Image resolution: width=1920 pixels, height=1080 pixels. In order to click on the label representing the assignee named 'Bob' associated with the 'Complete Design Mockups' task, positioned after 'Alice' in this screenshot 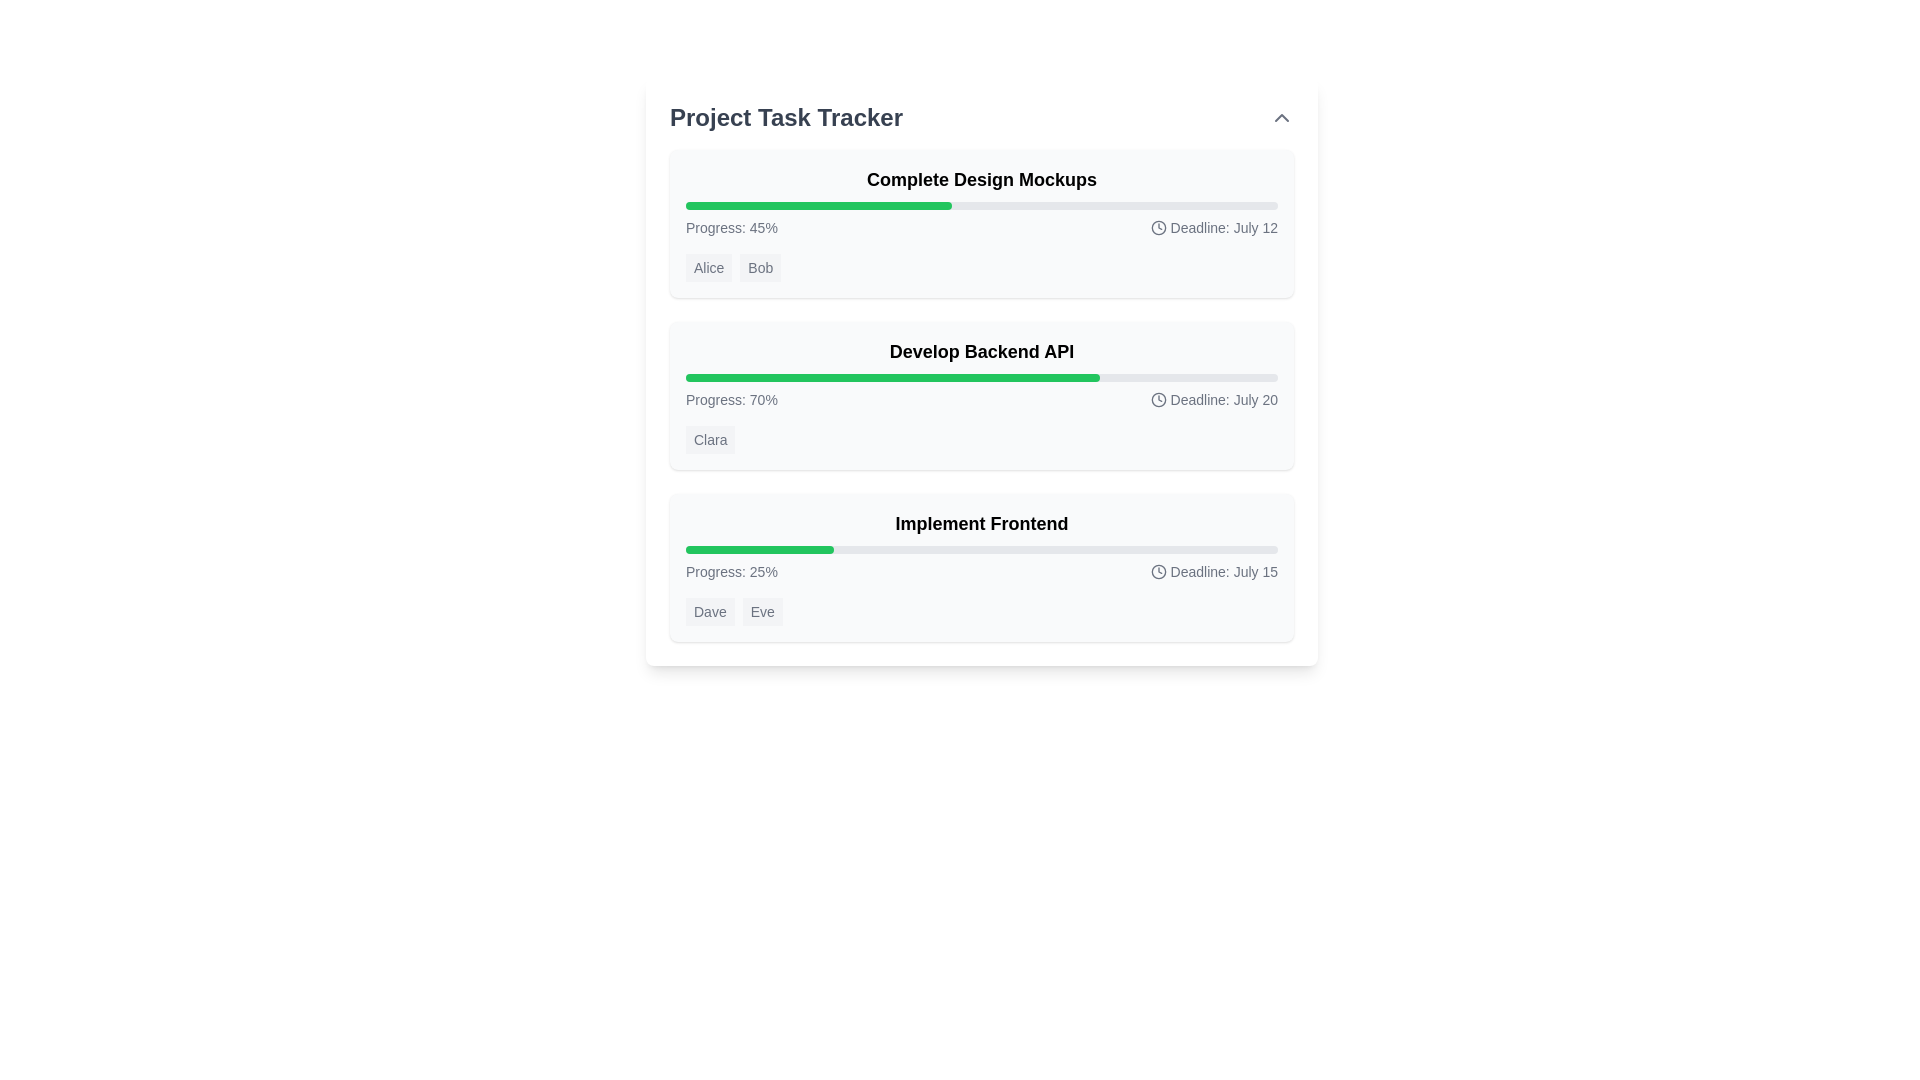, I will do `click(759, 266)`.